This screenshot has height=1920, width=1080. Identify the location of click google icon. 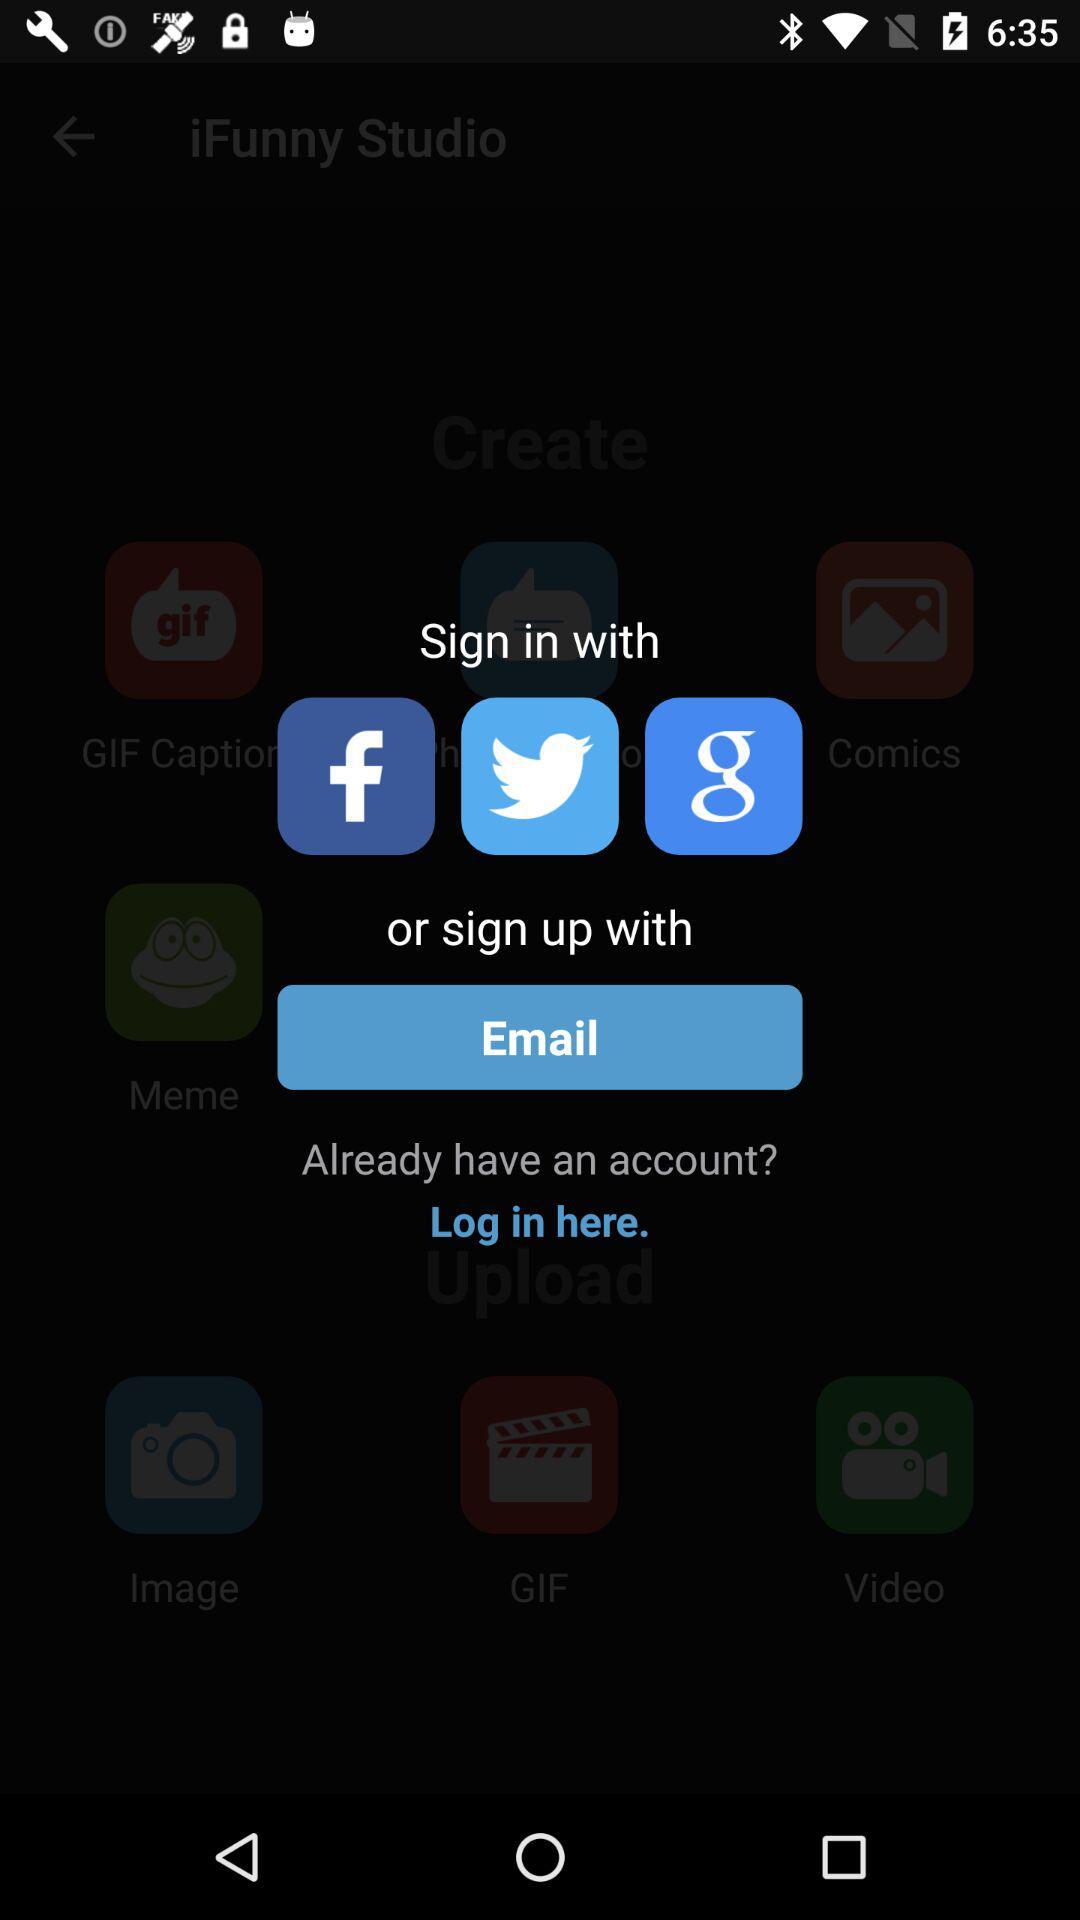
(723, 775).